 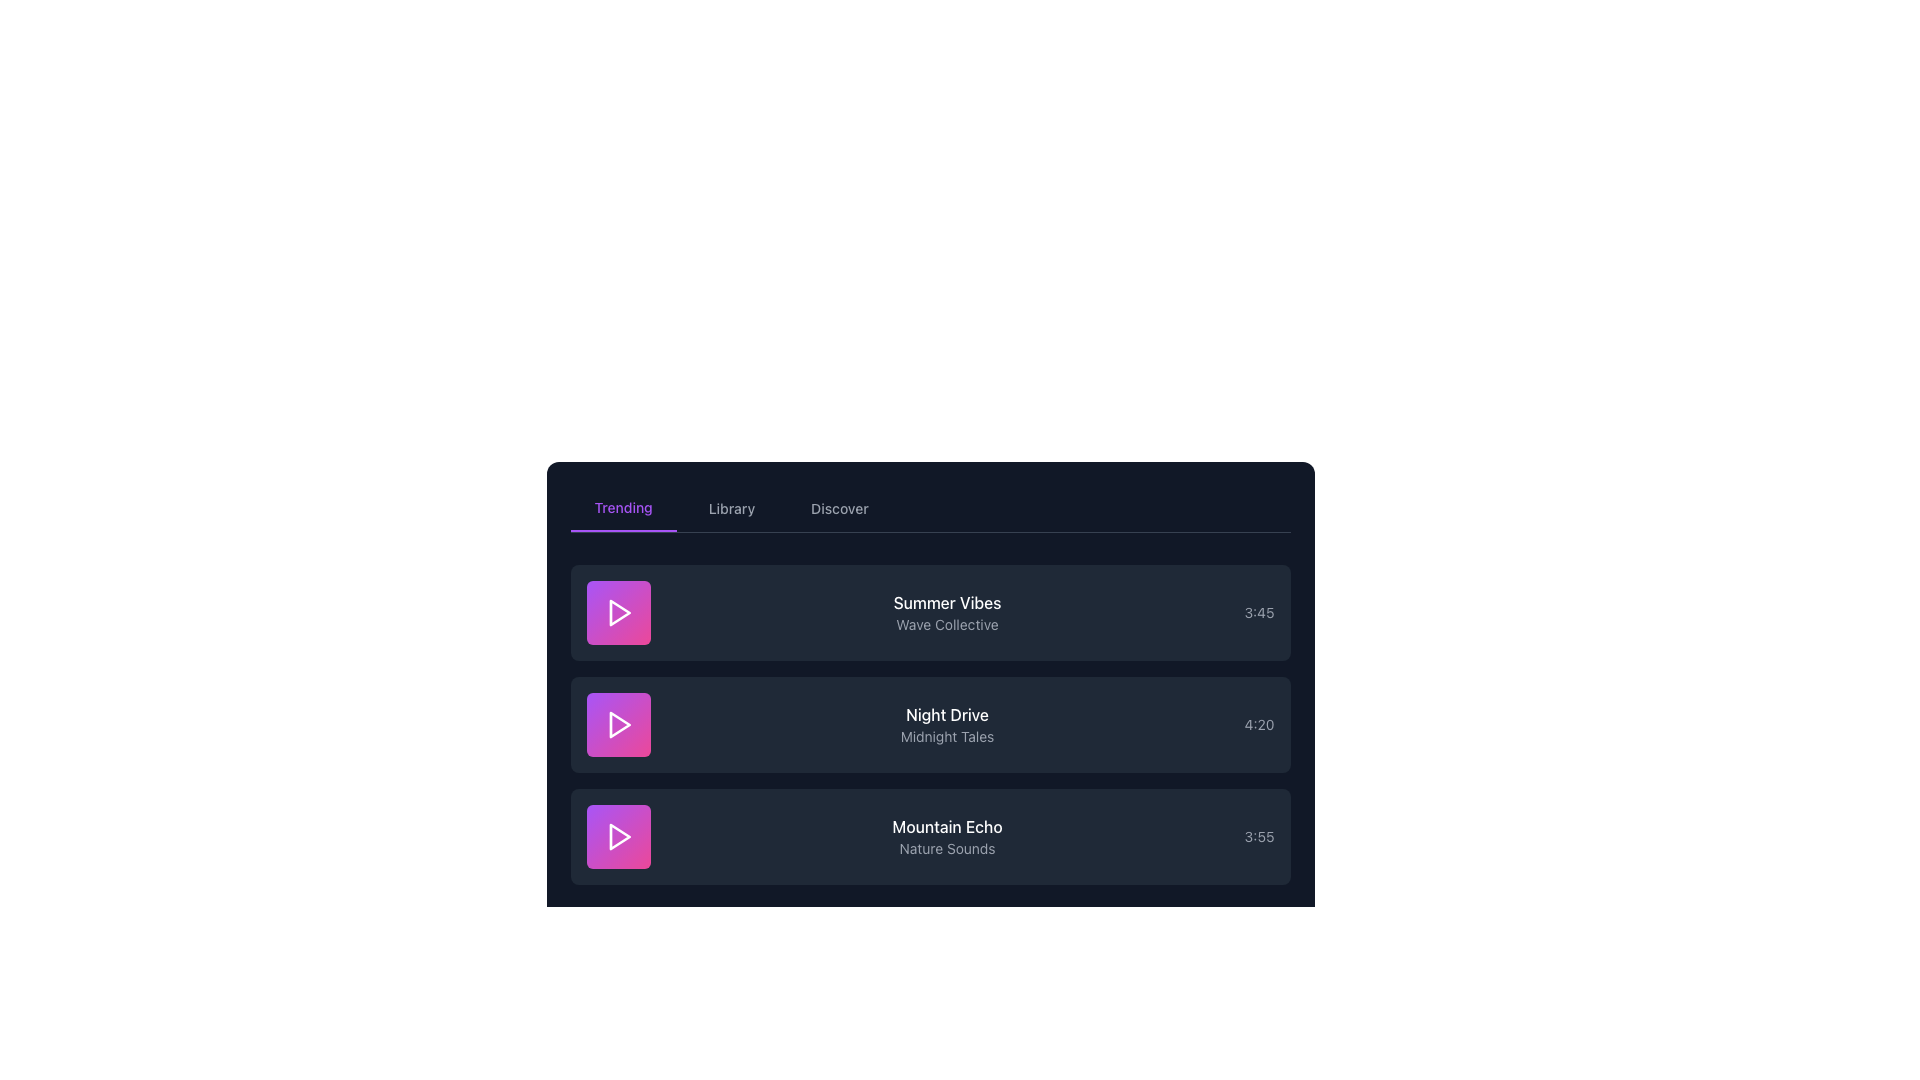 I want to click on the square button with a gradient background transitioning from purple to pink, featuring a white play icon in the center, to play the track, so click(x=617, y=725).